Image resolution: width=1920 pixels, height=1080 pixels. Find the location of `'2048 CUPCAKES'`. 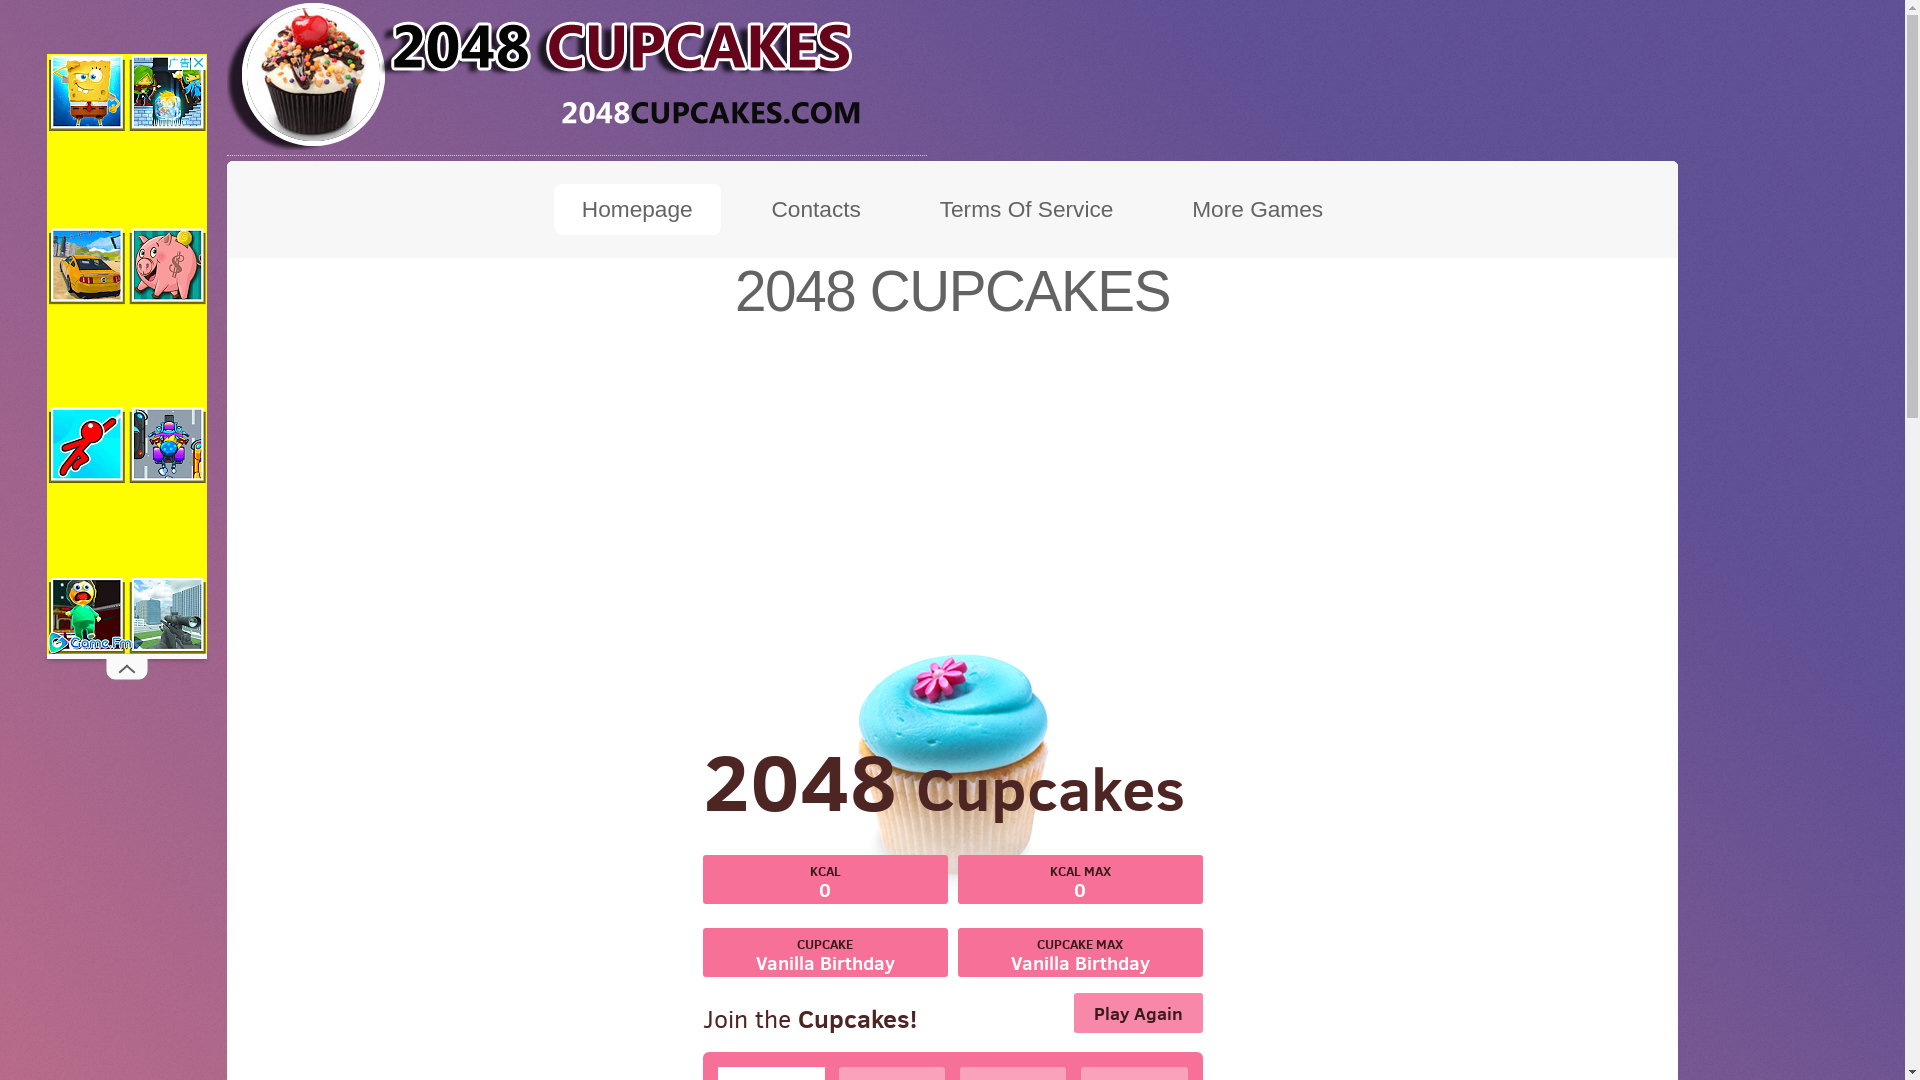

'2048 CUPCAKES' is located at coordinates (575, 73).